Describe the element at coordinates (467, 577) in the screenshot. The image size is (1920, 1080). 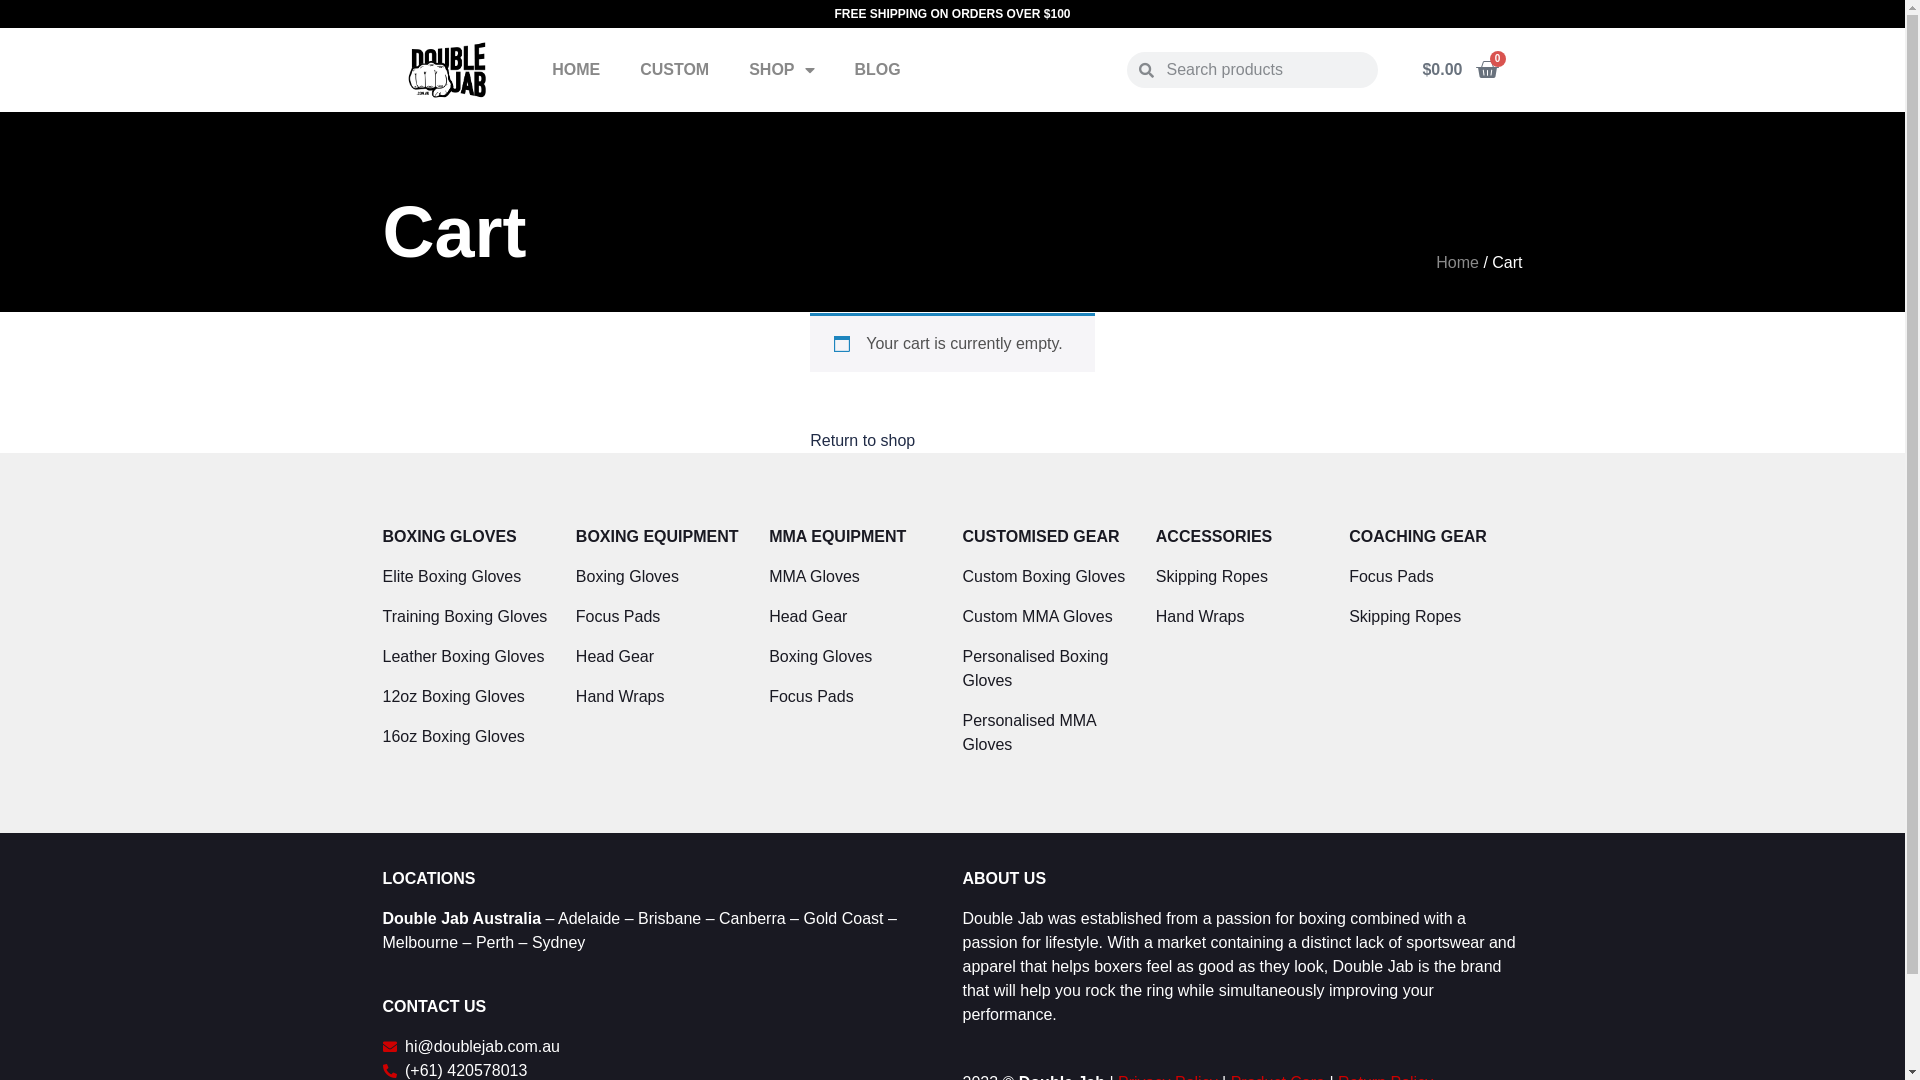
I see `'Elite Boxing Gloves'` at that location.